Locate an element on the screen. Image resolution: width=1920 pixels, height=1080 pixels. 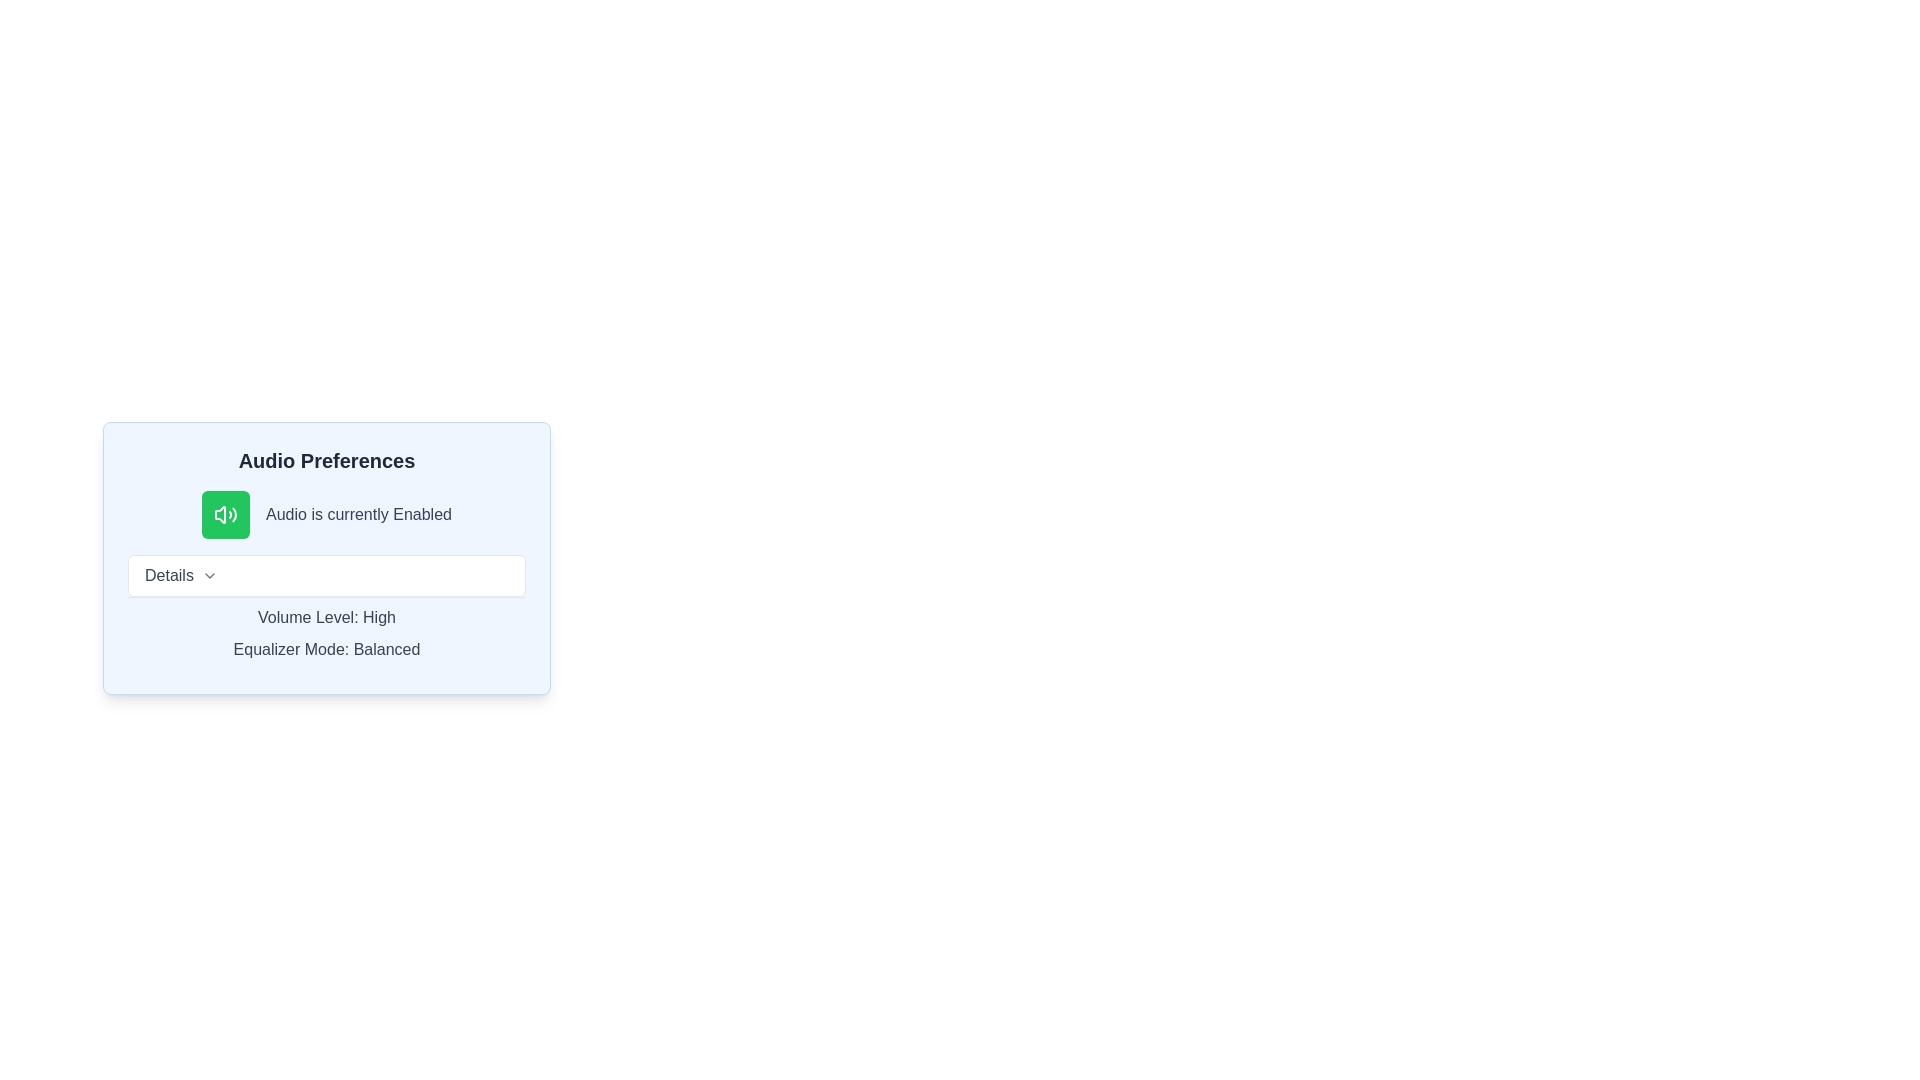
the green audio control button with a white speaker icon located to the left of the 'Audio is currently Enabled' text in the 'Audio Preferences' module is located at coordinates (225, 514).